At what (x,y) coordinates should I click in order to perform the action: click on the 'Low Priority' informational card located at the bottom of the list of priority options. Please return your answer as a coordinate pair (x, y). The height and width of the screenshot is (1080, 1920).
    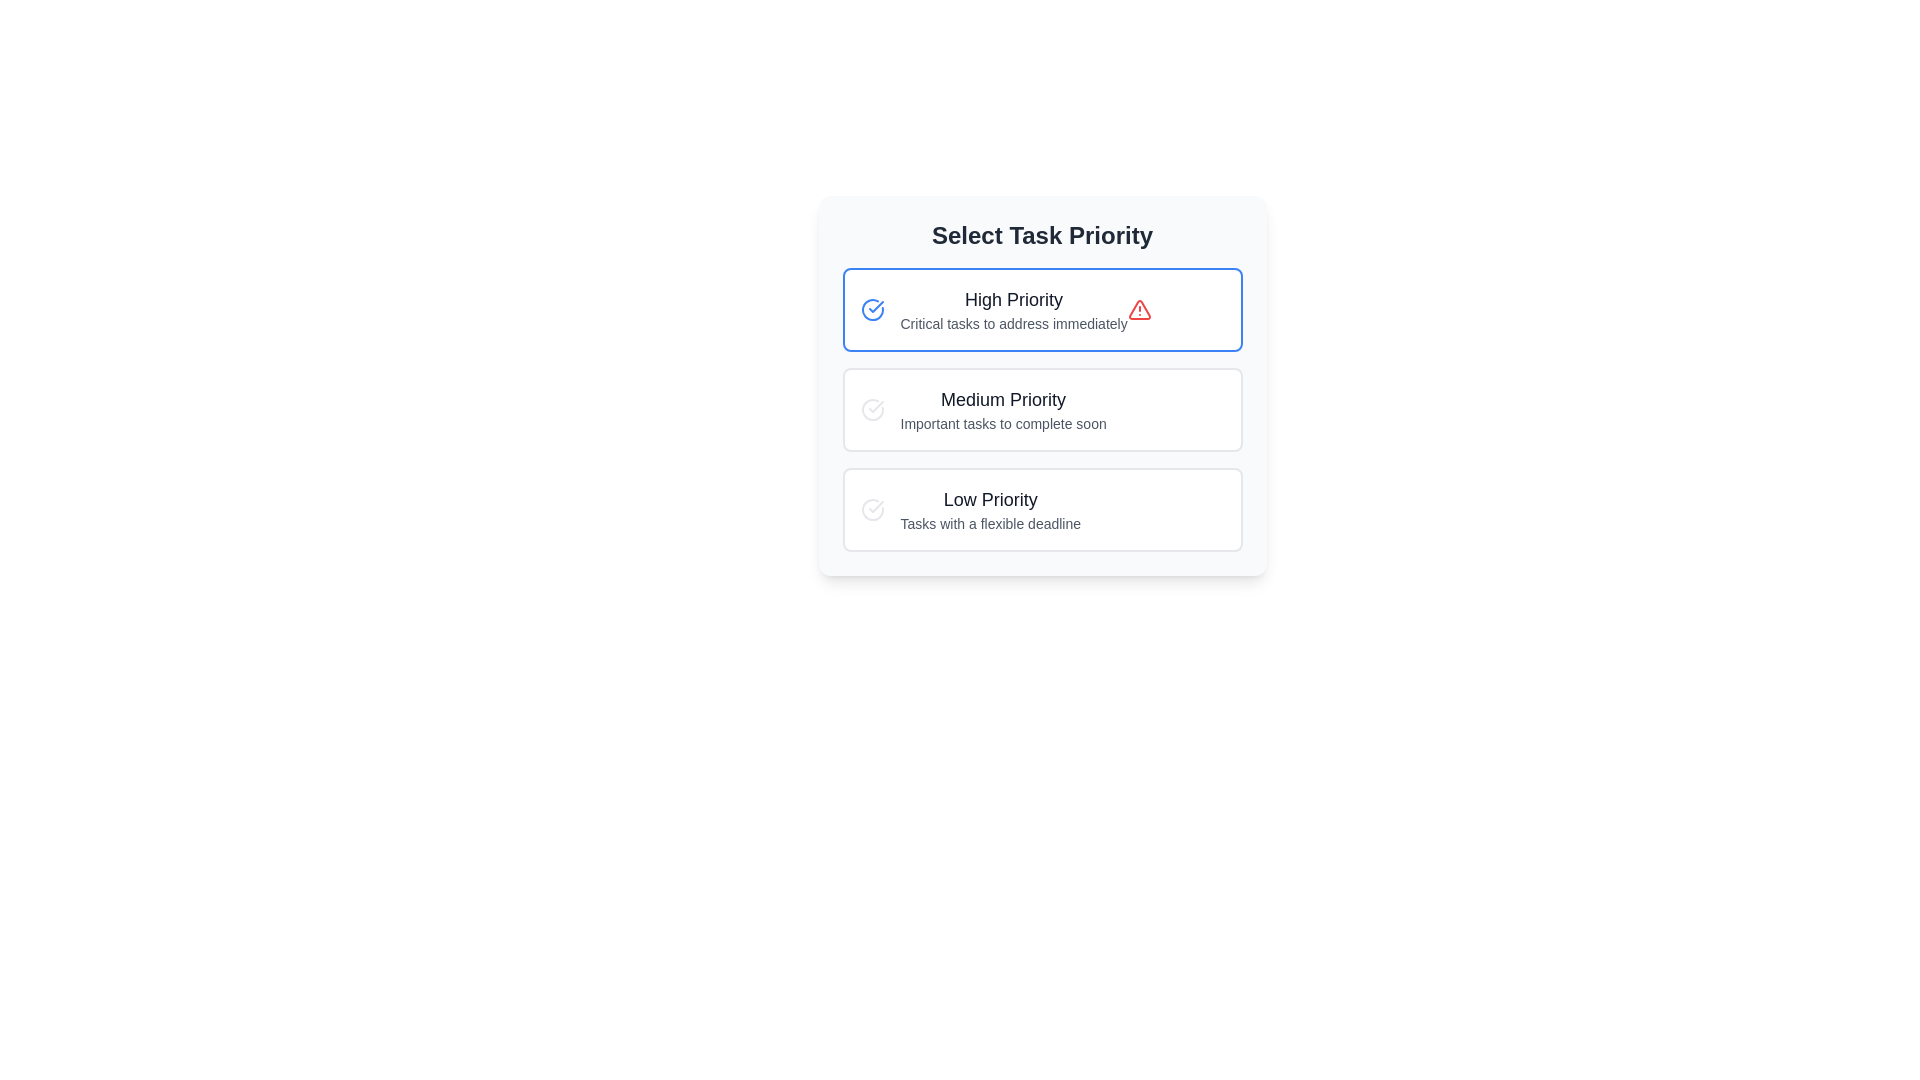
    Looking at the image, I should click on (1041, 508).